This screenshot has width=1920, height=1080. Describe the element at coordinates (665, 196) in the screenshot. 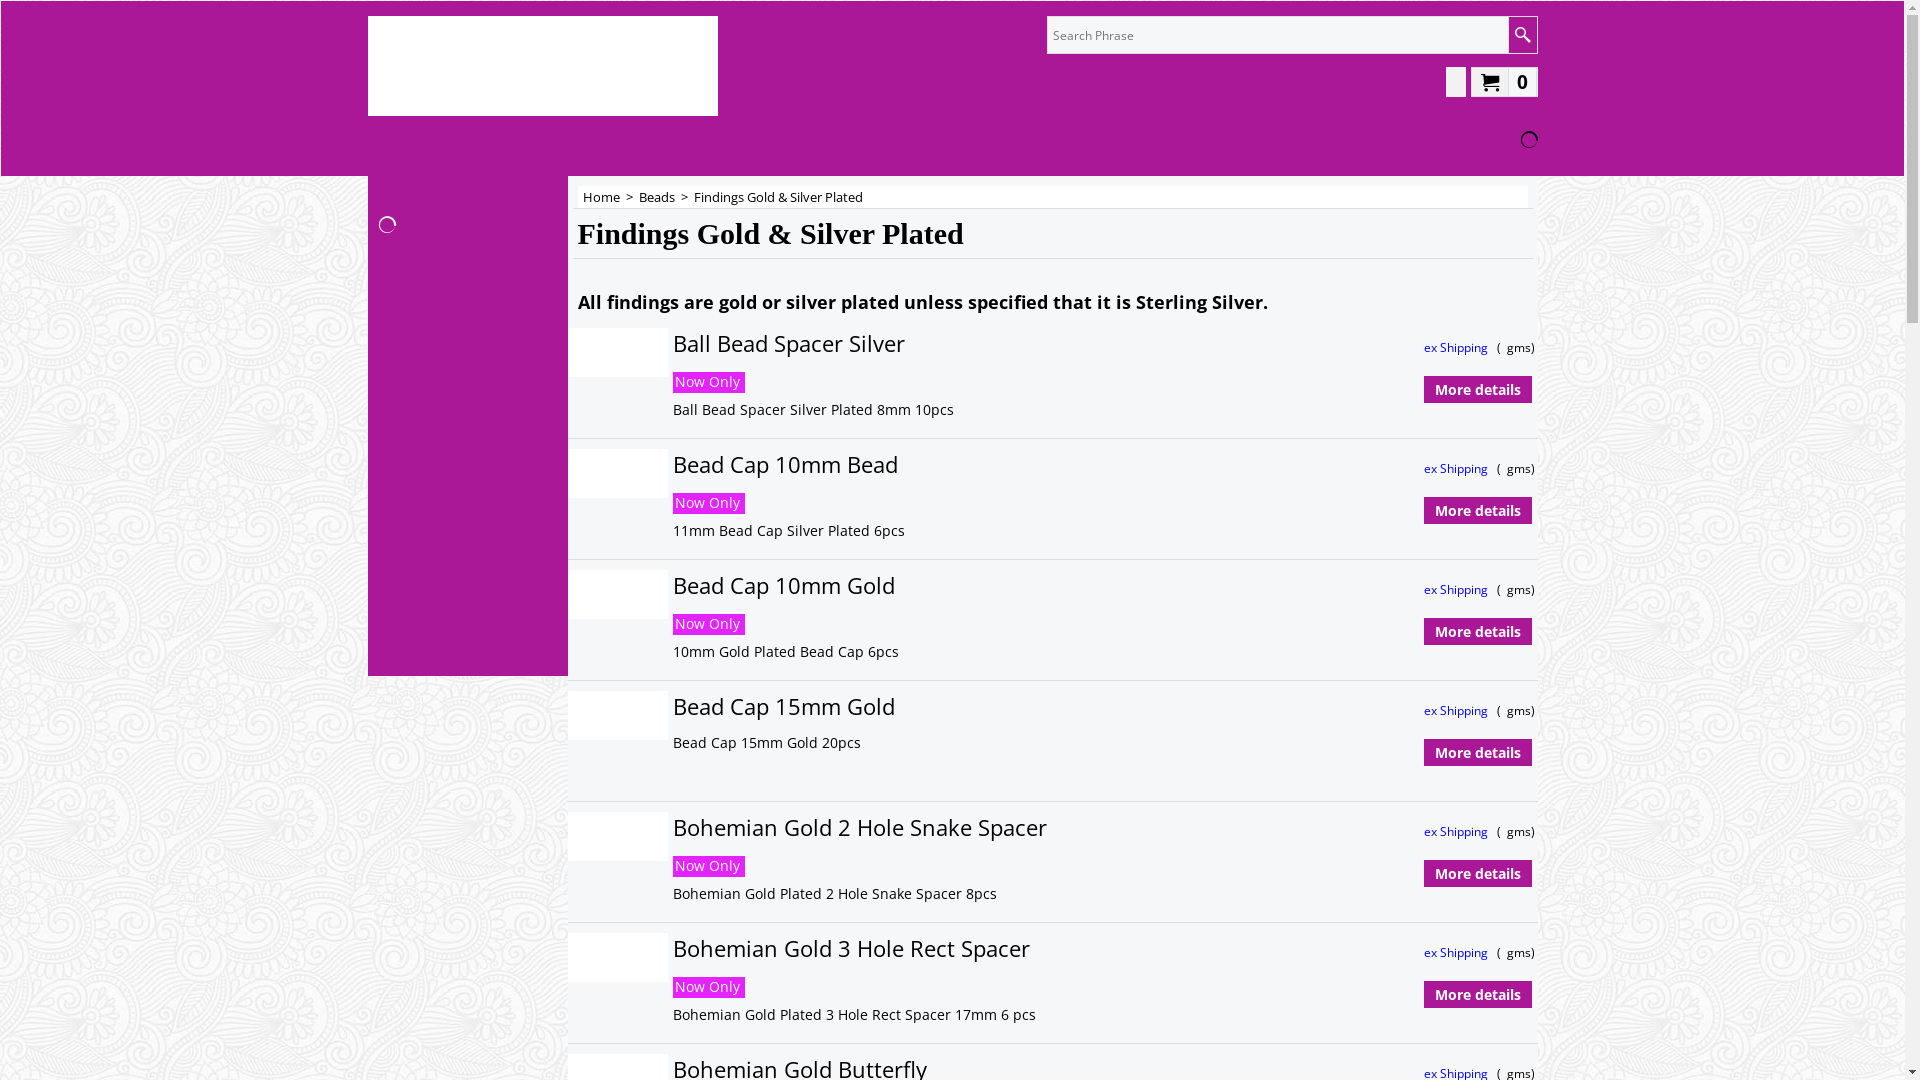

I see `'Beads  > '` at that location.